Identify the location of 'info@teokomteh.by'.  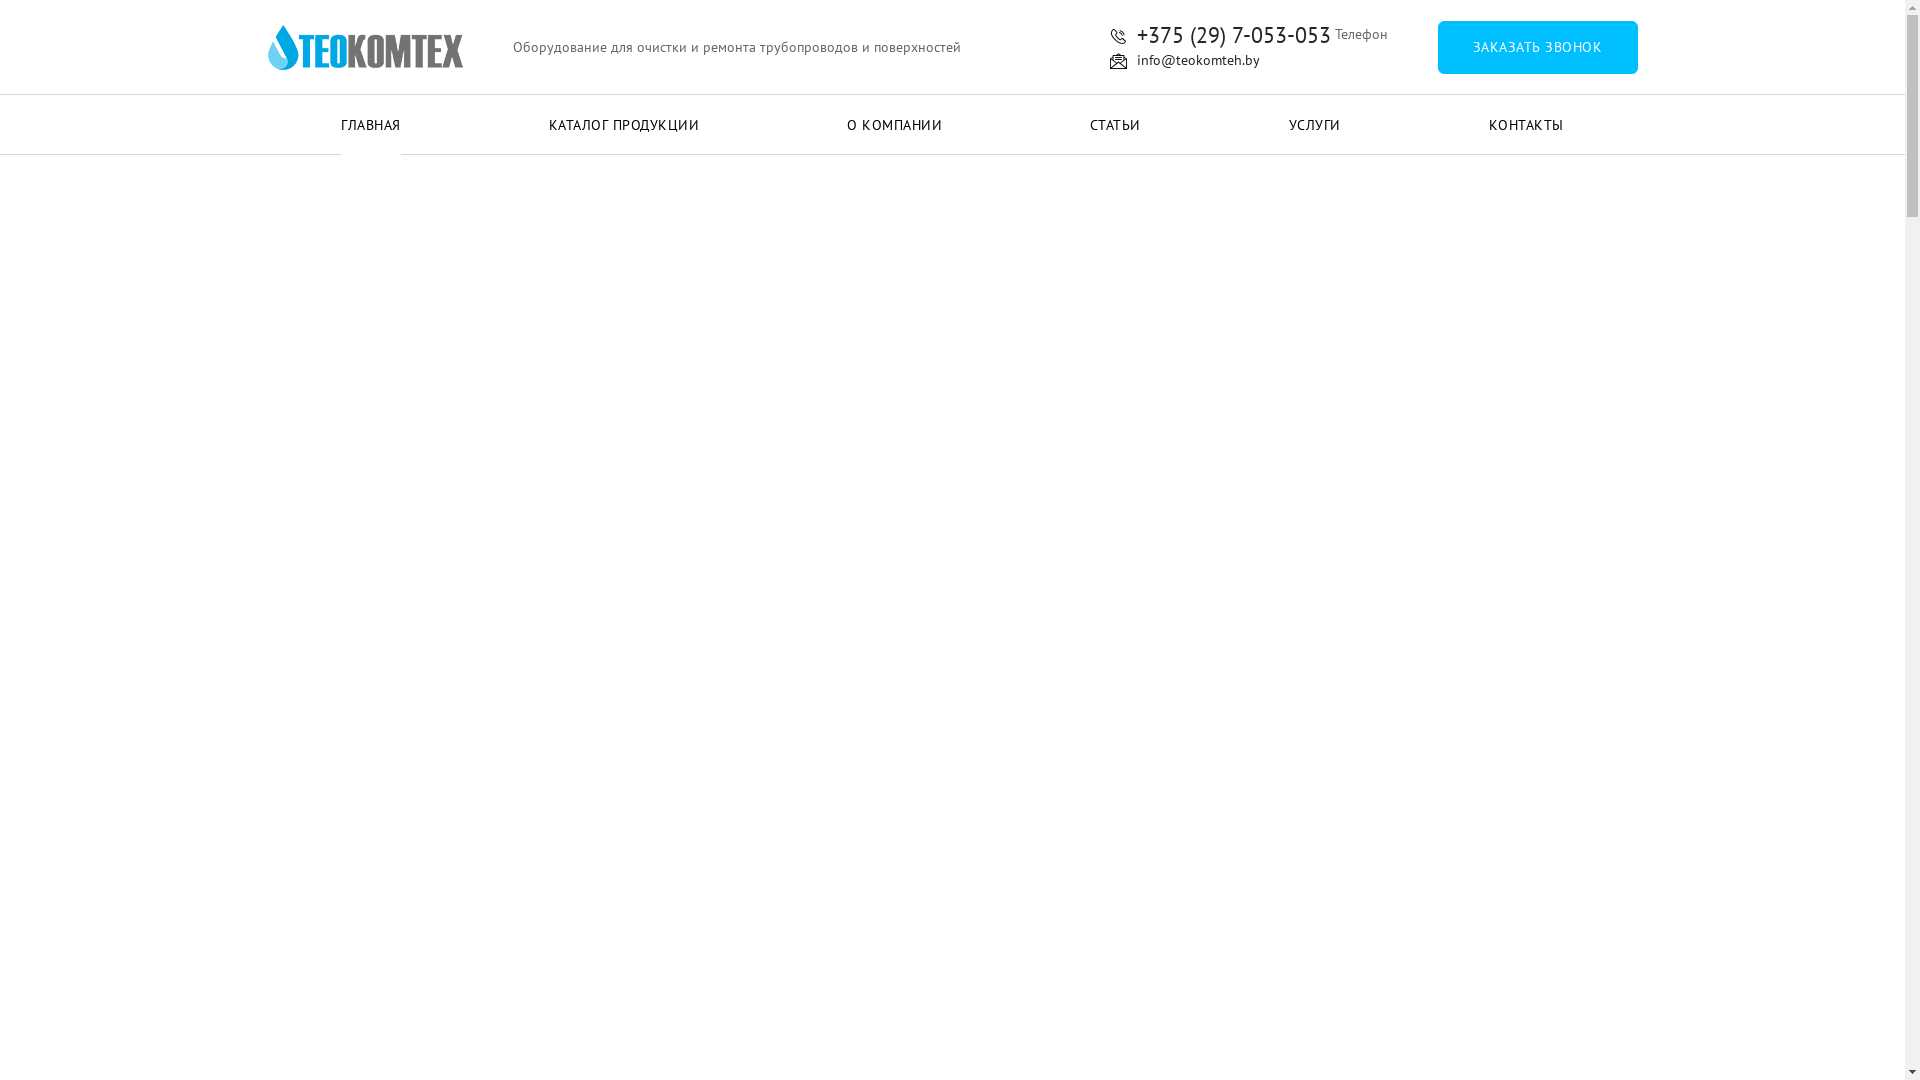
(1185, 59).